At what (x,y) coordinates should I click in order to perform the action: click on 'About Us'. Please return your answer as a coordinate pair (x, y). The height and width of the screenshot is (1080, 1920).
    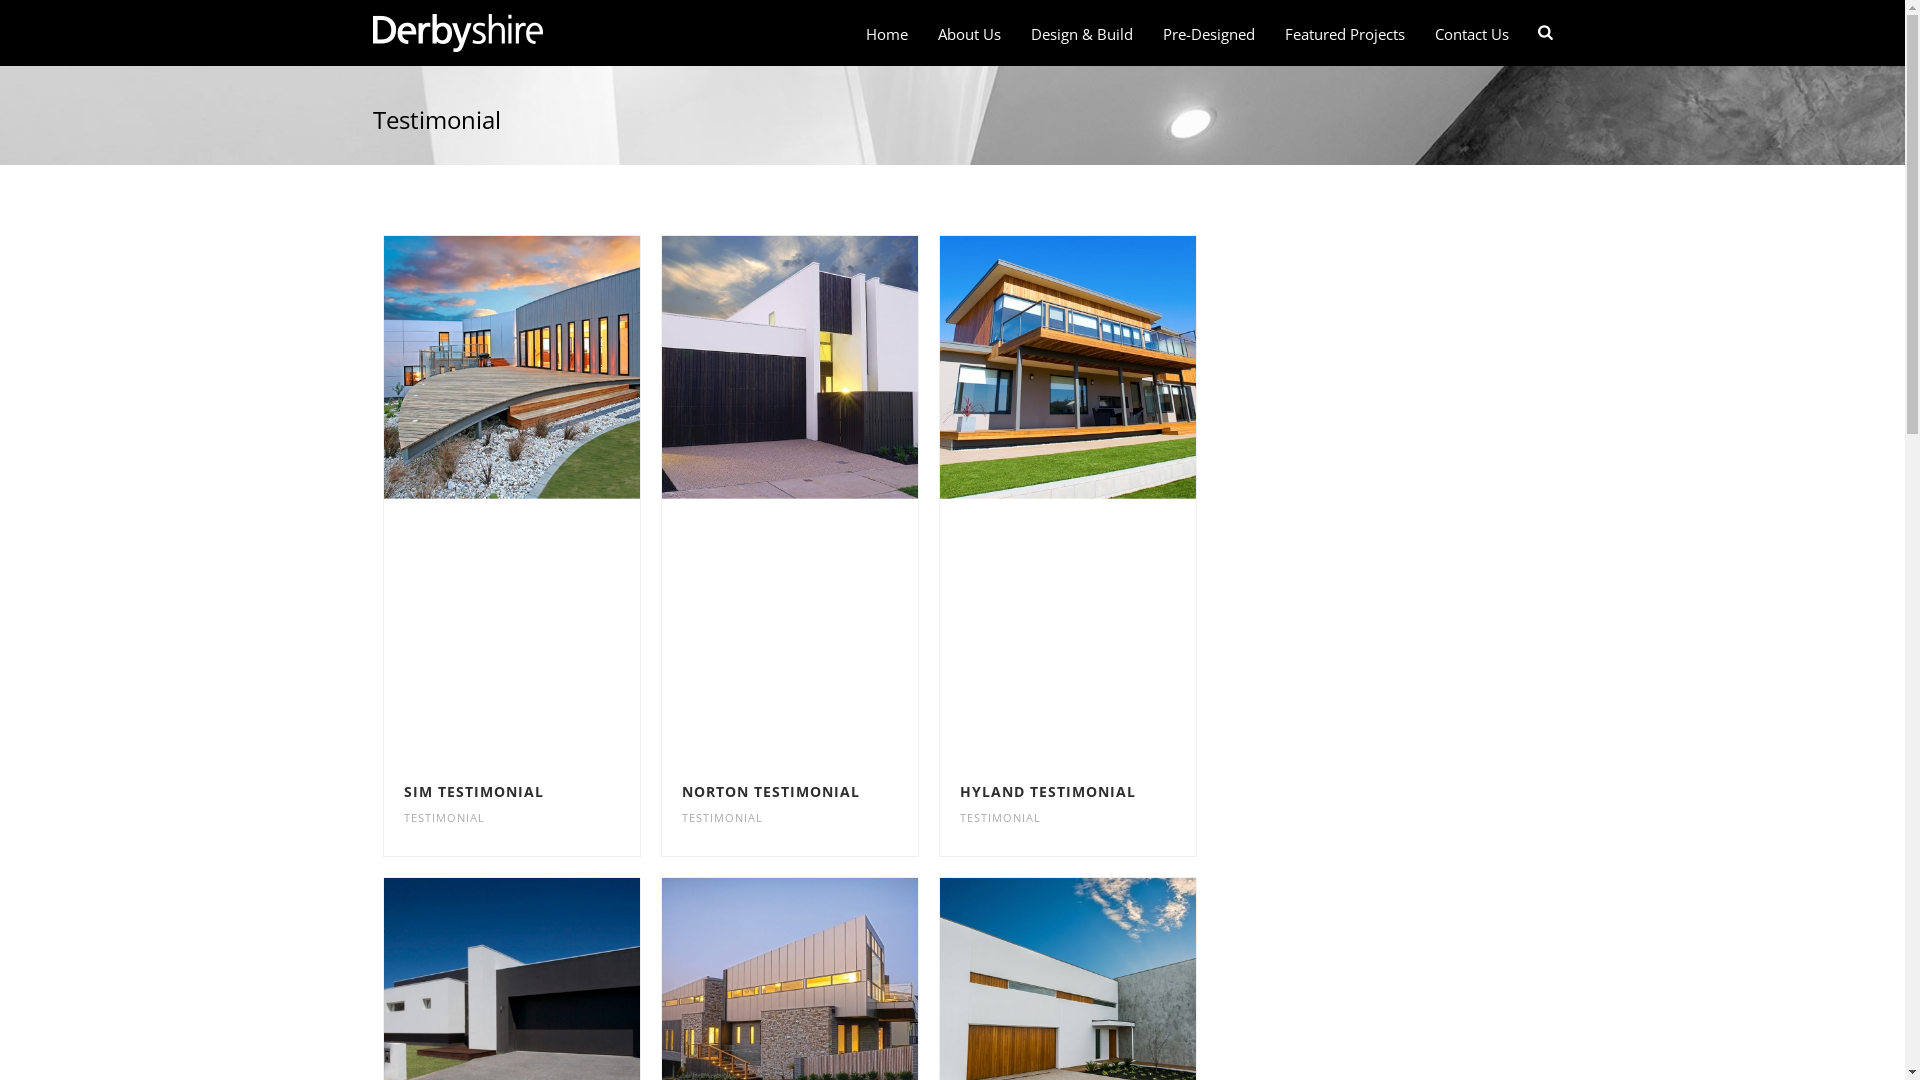
    Looking at the image, I should click on (969, 34).